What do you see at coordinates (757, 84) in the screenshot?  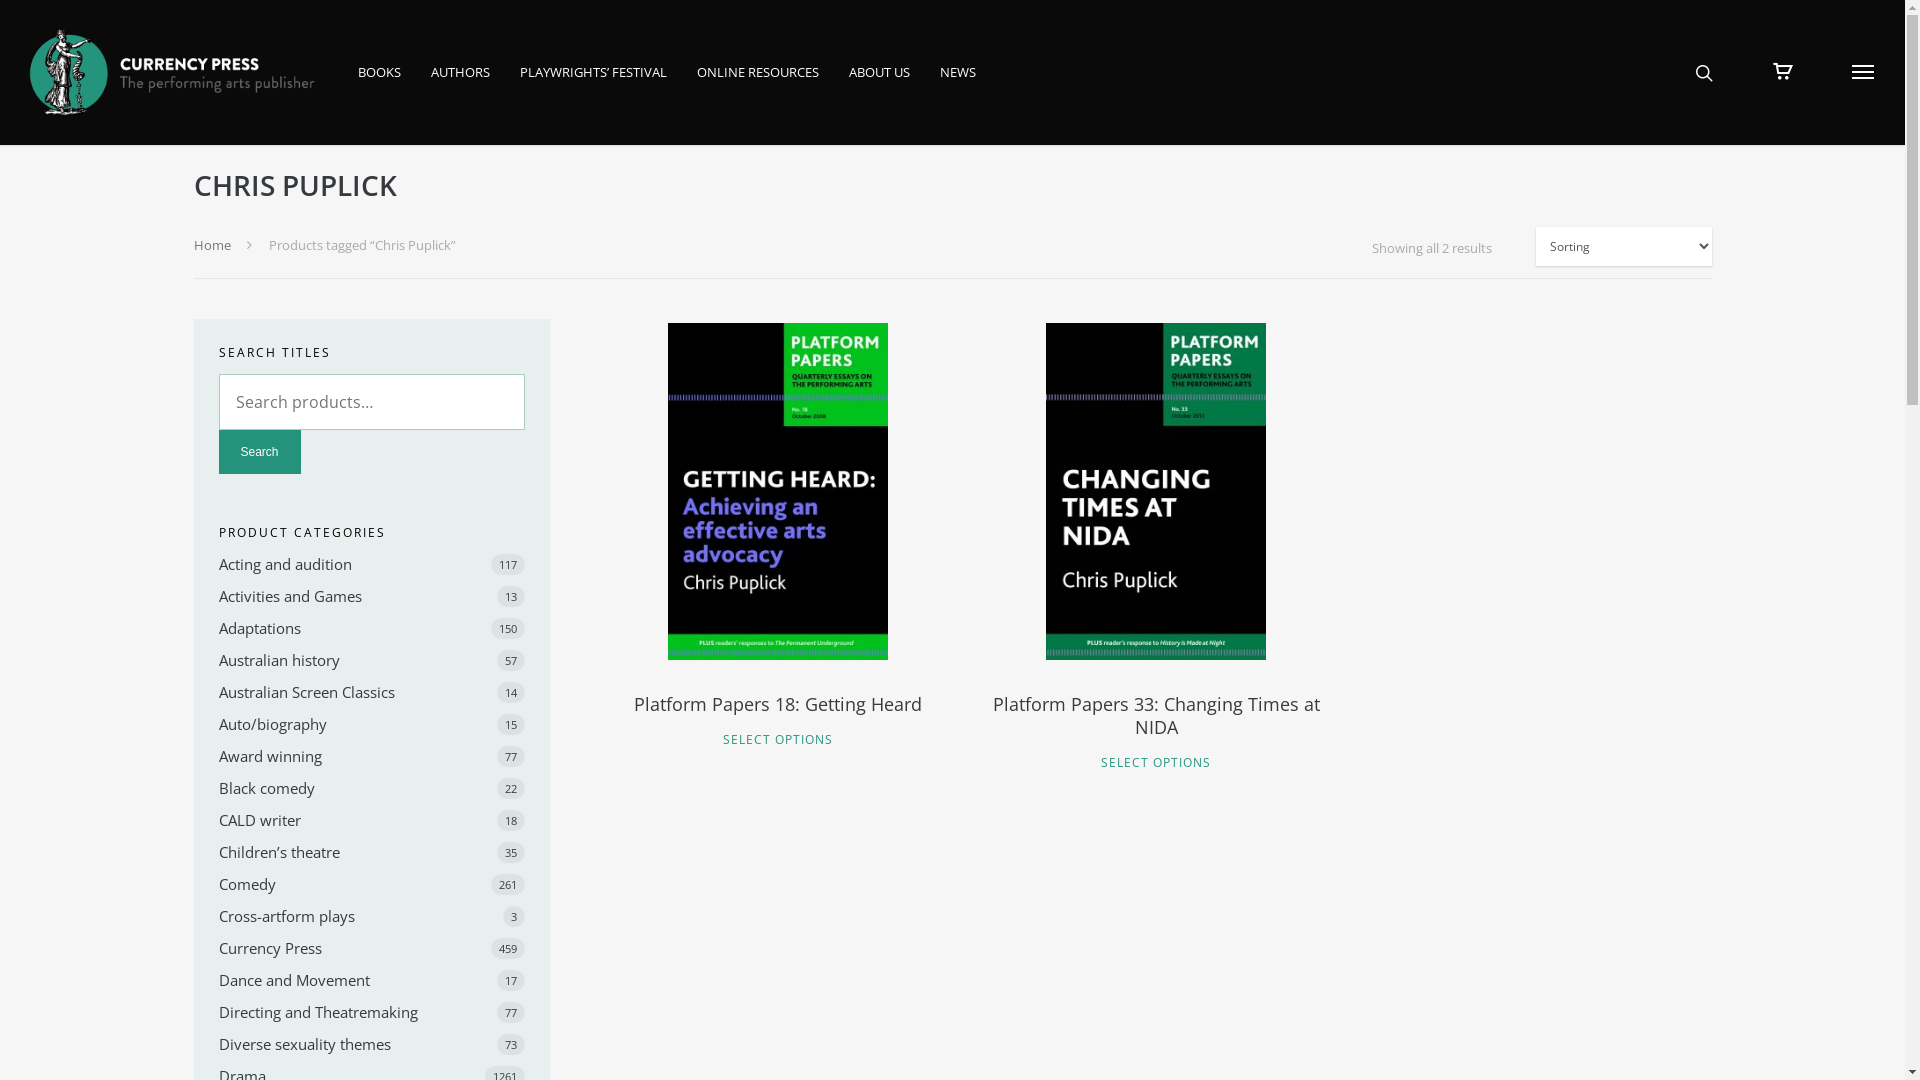 I see `'ONLINE RESOURCES'` at bounding box center [757, 84].